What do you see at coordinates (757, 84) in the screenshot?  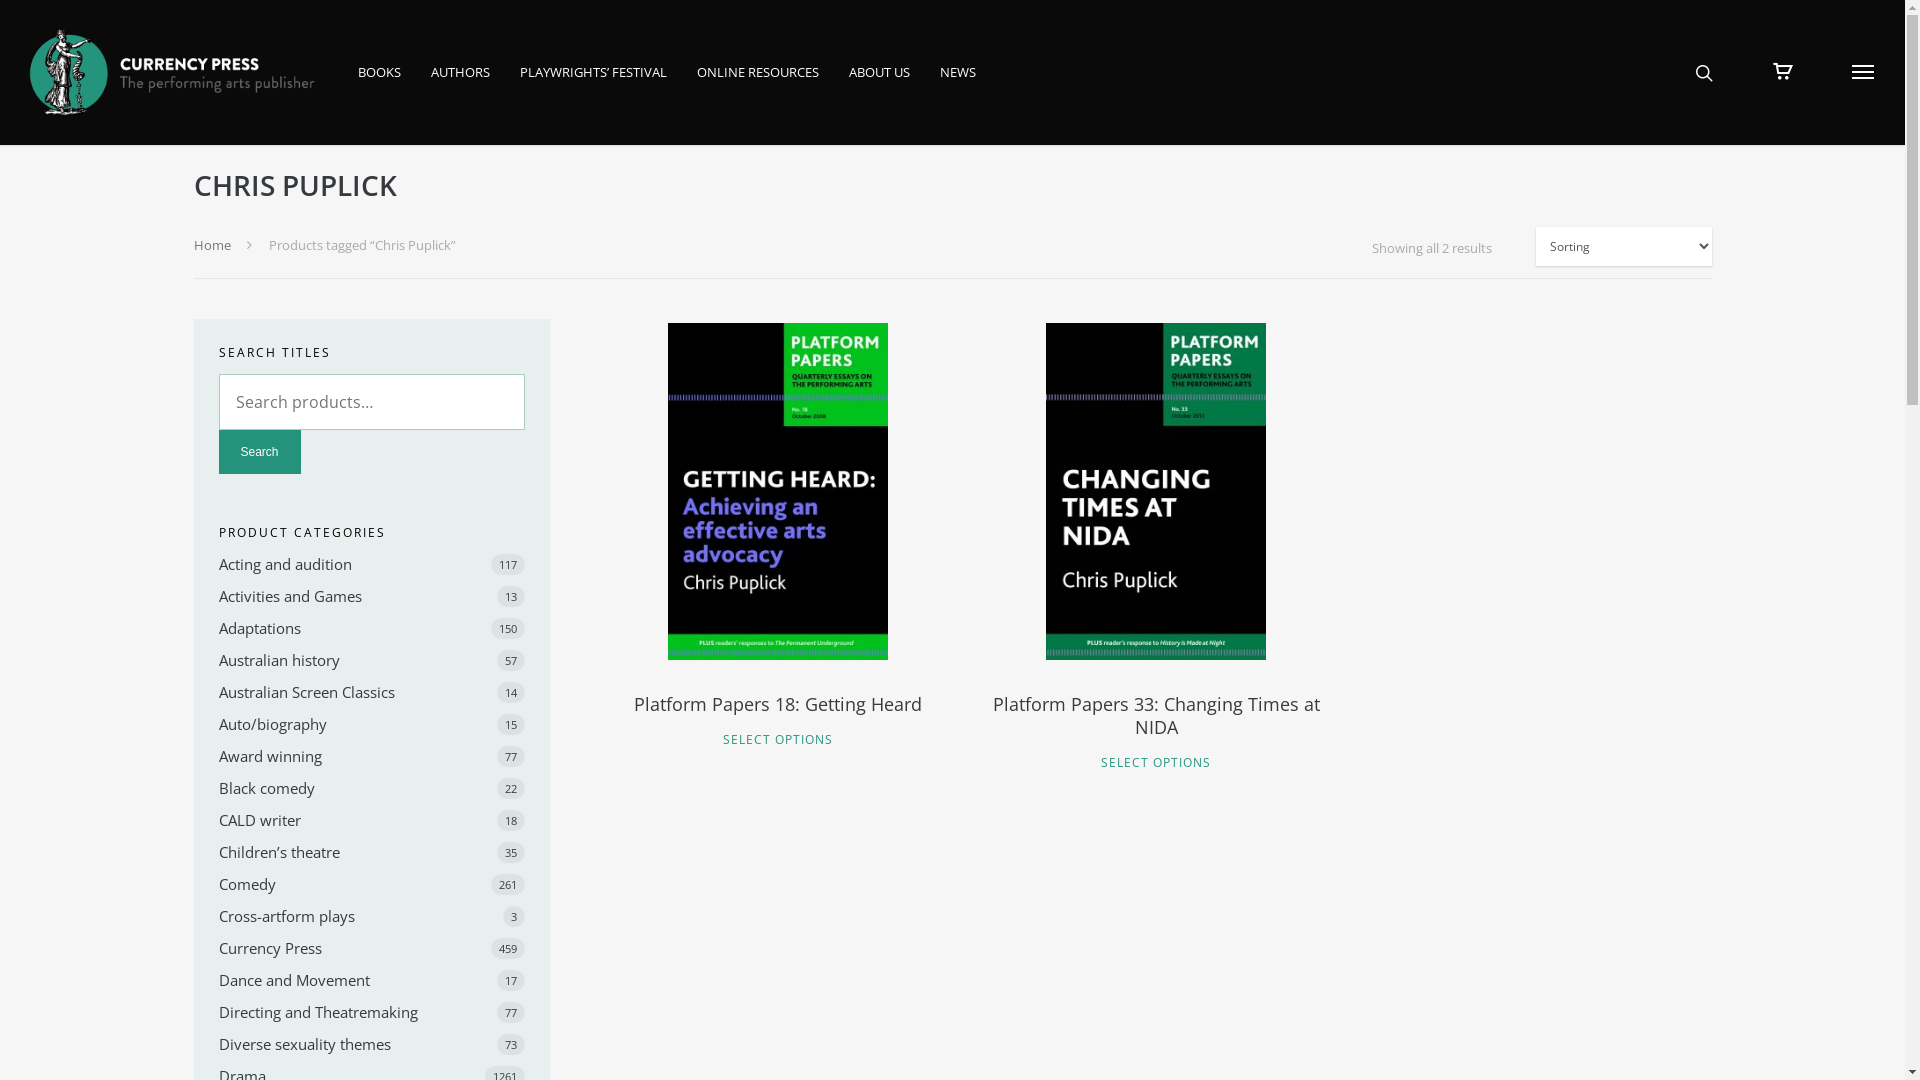 I see `'ONLINE RESOURCES'` at bounding box center [757, 84].